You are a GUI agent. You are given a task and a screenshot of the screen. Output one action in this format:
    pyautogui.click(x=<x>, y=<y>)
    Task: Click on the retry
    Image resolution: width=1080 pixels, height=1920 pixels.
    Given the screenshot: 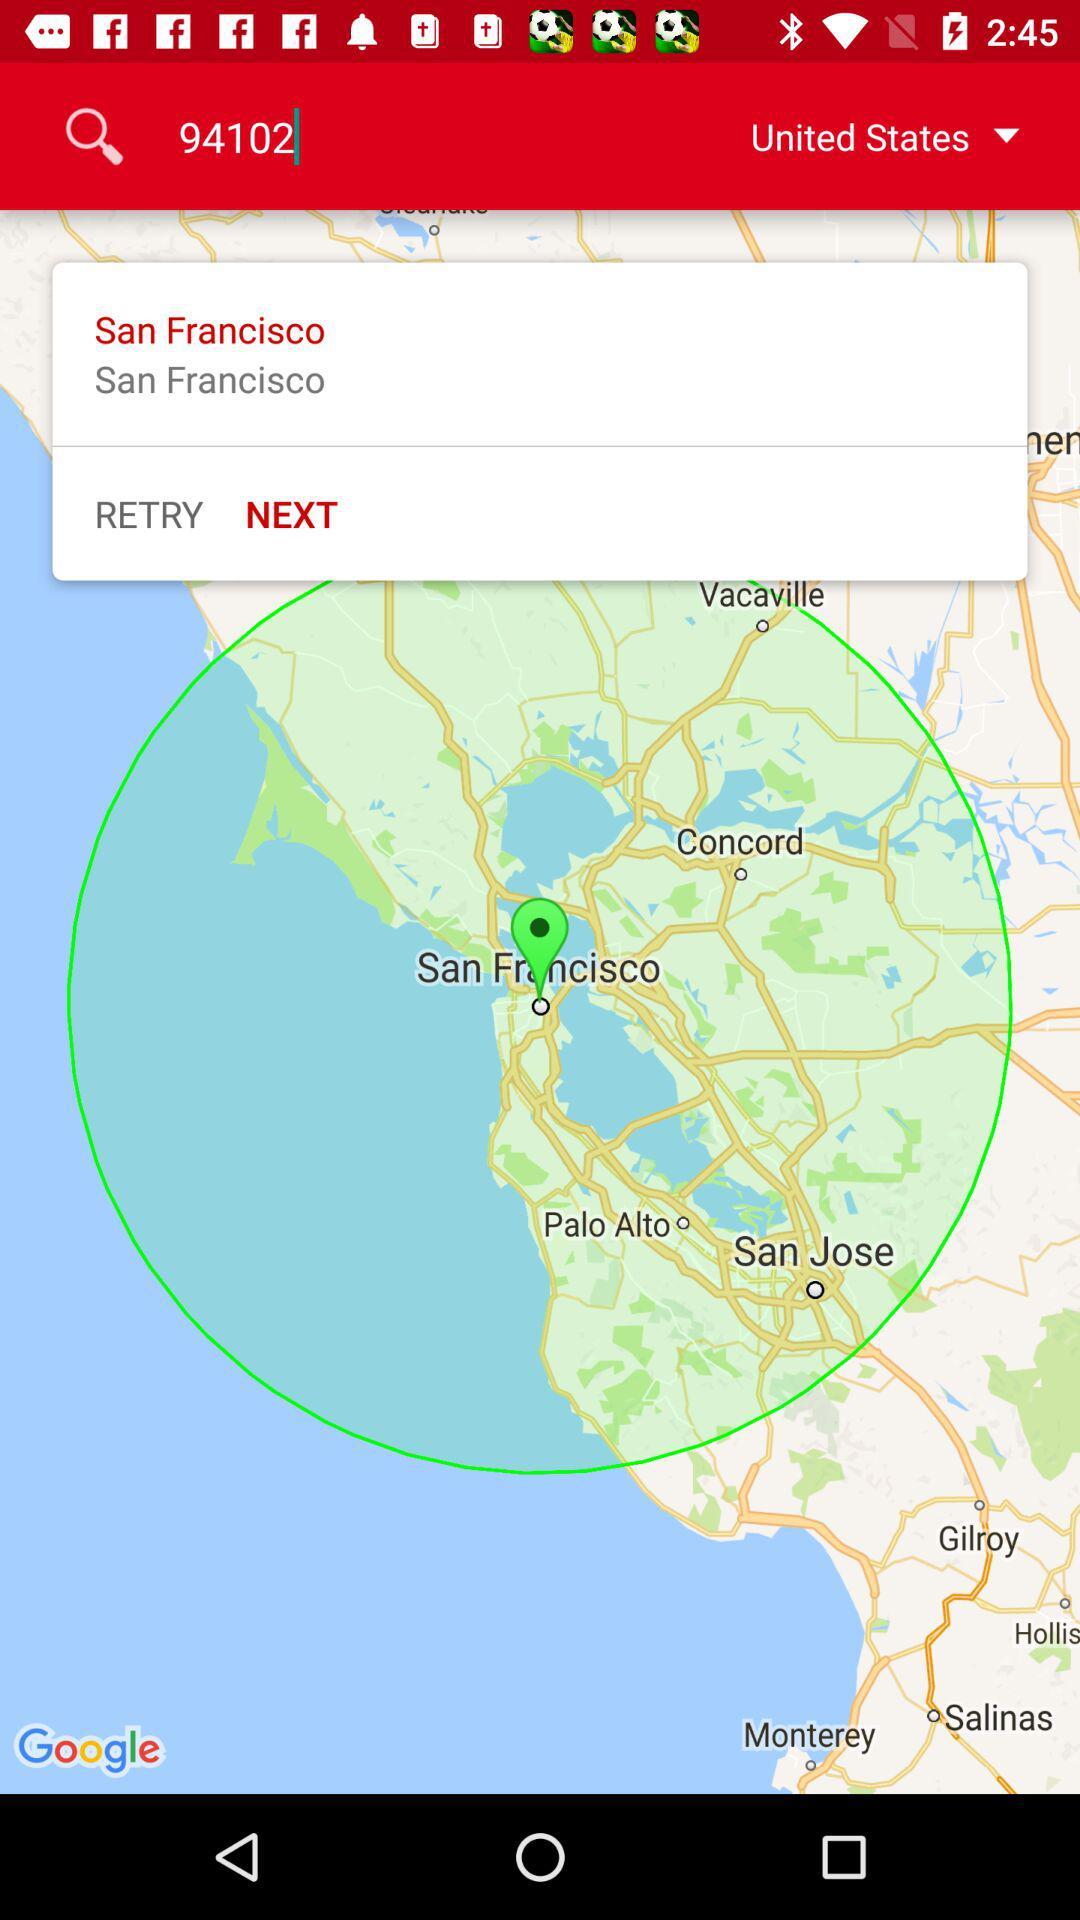 What is the action you would take?
    pyautogui.click(x=147, y=513)
    